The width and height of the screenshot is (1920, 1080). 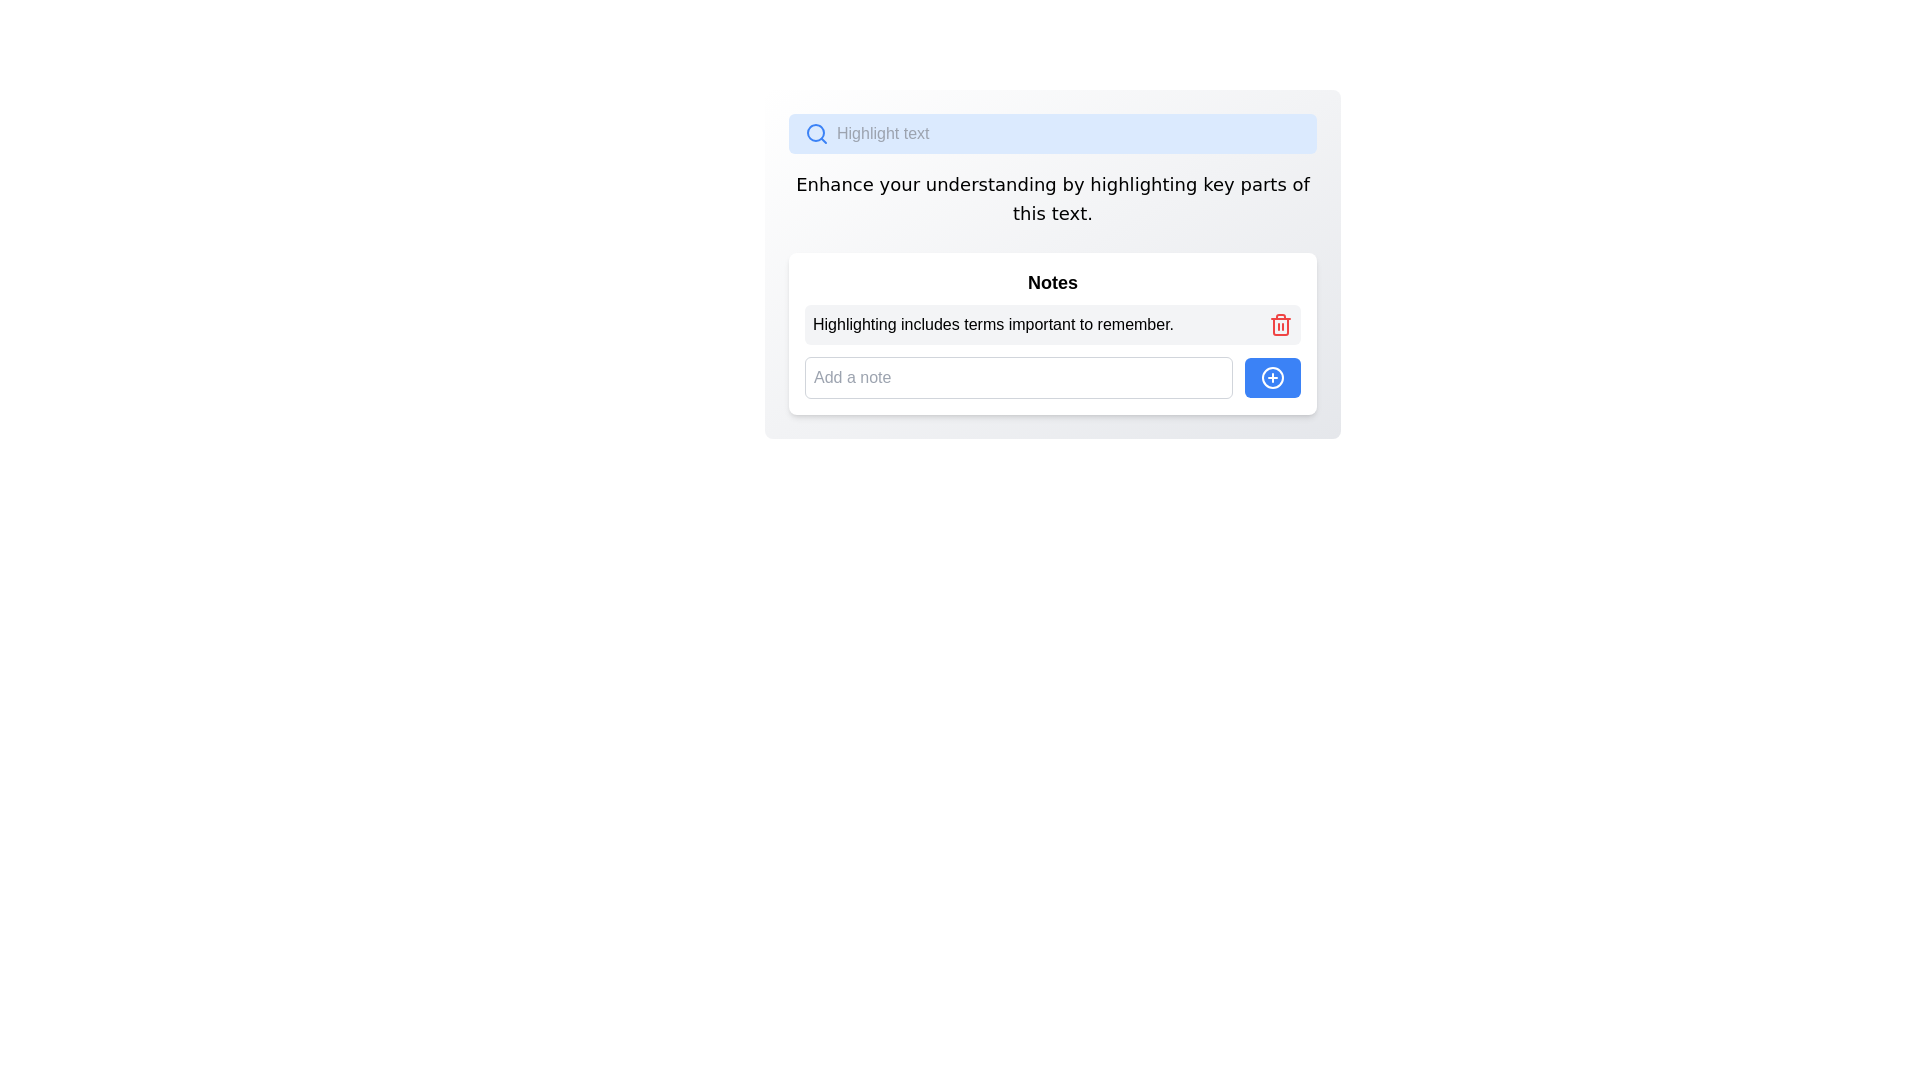 I want to click on the text character 'i' within the phrase 'Enhance your understanding by highlighting key parts of this text.' This character is positioned in the middle of the phrase, specifically near 'highlighting.', so click(x=1172, y=184).